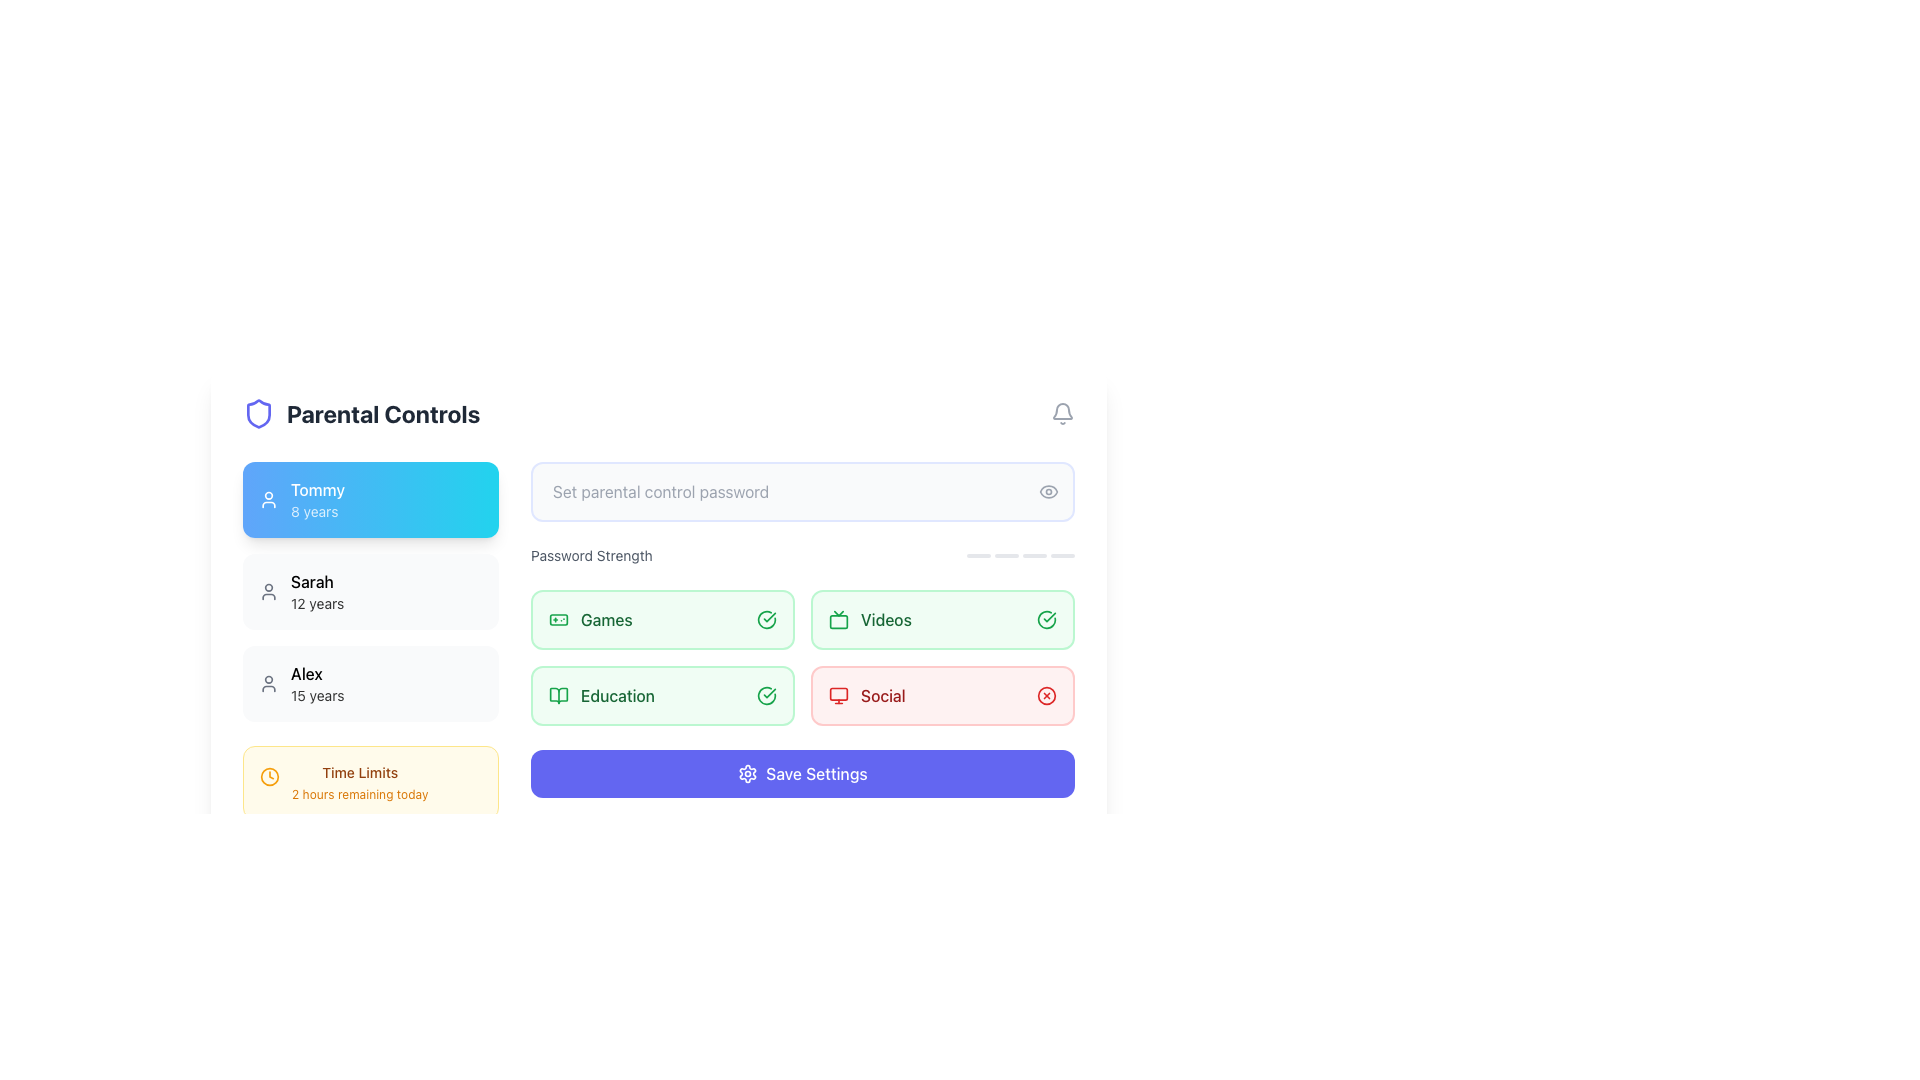 The width and height of the screenshot is (1920, 1080). Describe the element at coordinates (600, 694) in the screenshot. I see `the 'Education' category button, which features a green open book icon and the text 'Education' in green, located in the second row under the 'Password Strength' section` at that location.